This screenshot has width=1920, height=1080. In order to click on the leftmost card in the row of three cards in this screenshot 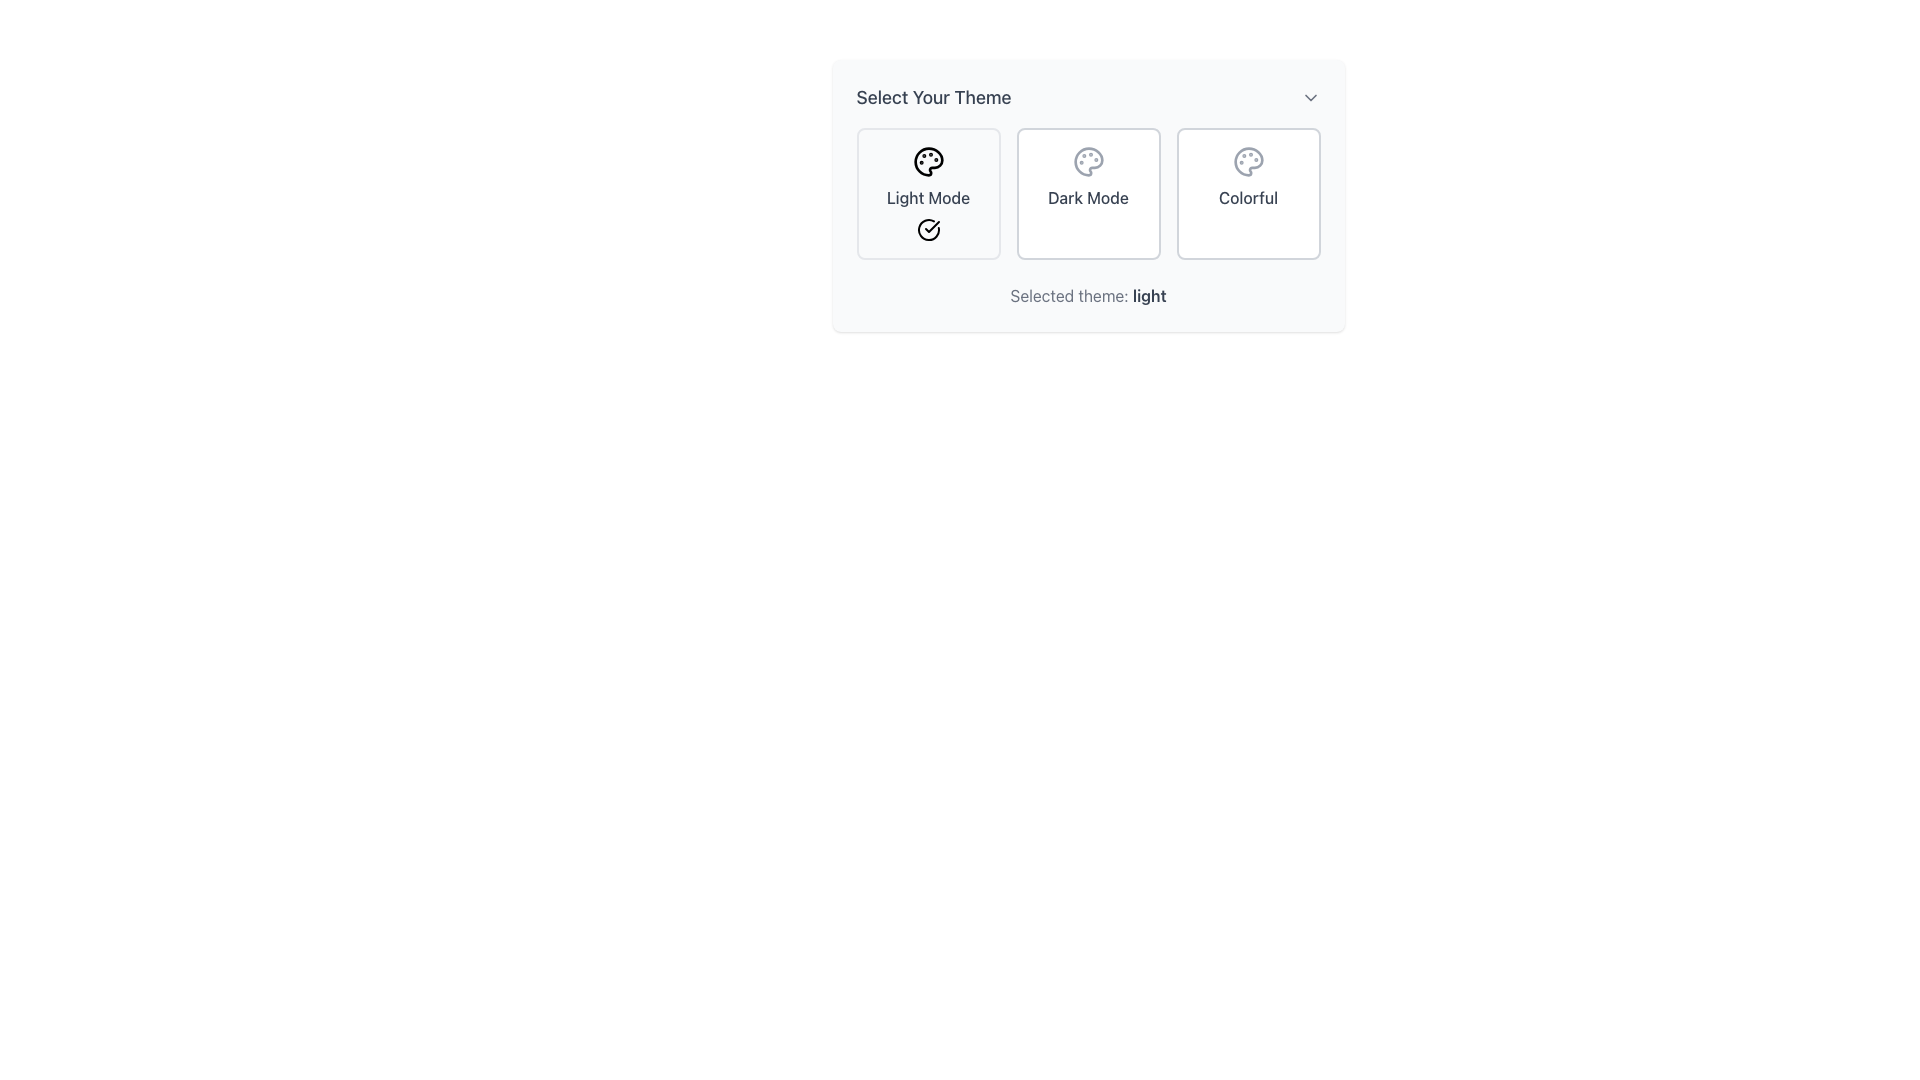, I will do `click(927, 193)`.